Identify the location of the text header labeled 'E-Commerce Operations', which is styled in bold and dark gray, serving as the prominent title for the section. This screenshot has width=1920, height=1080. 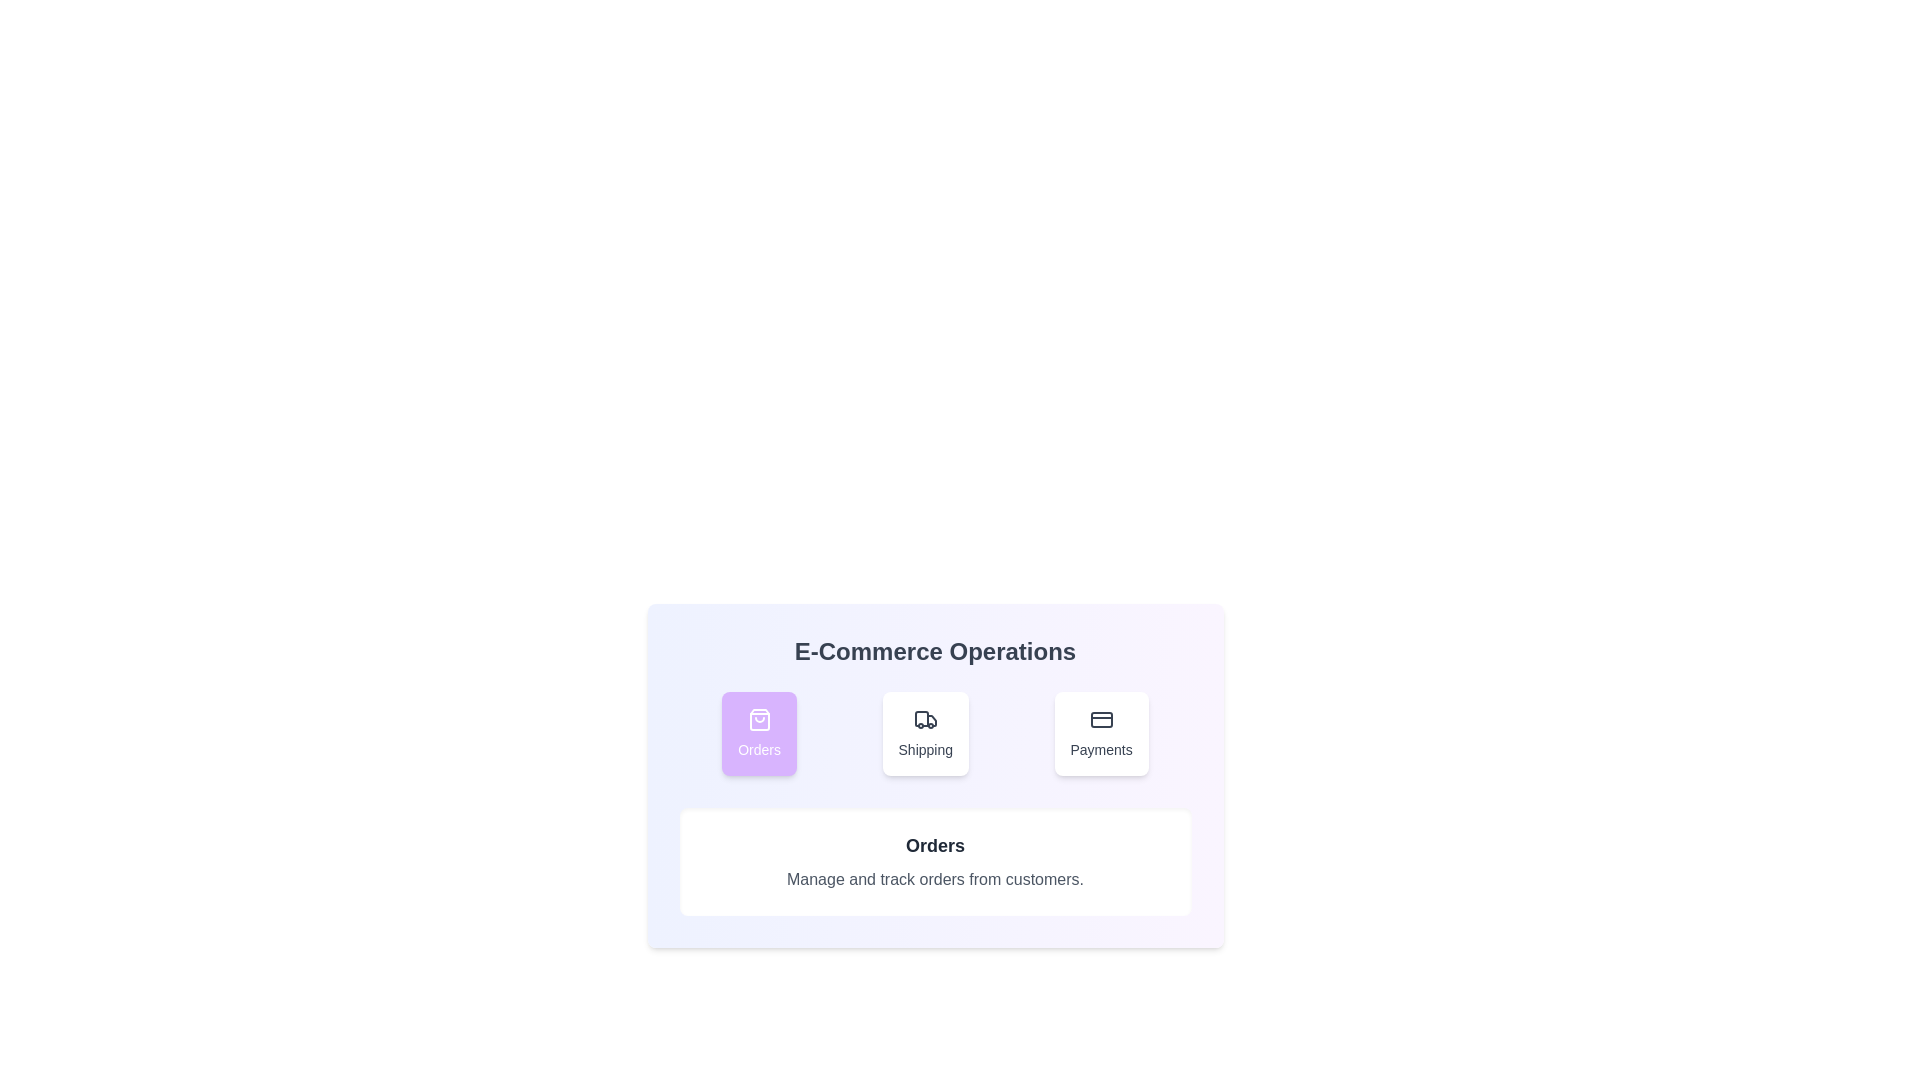
(934, 651).